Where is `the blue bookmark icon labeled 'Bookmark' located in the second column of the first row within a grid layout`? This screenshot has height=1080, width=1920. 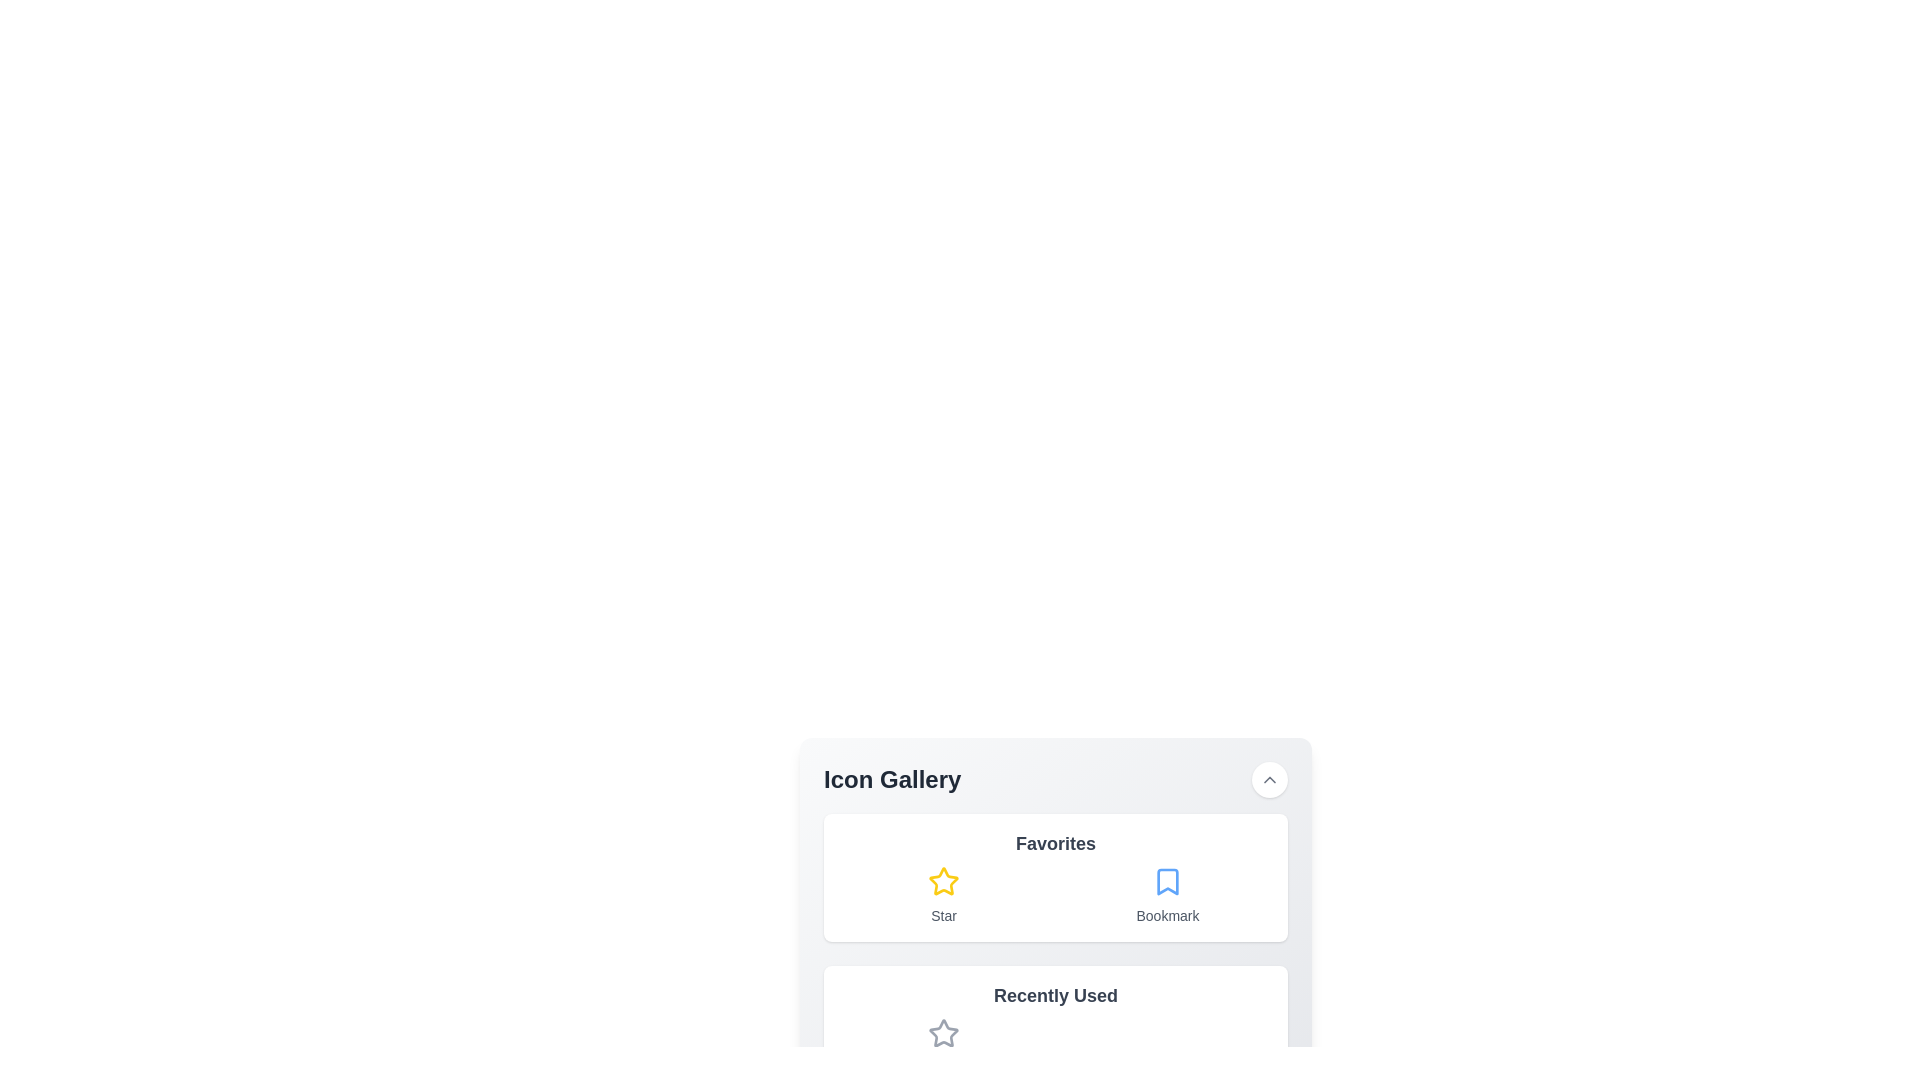 the blue bookmark icon labeled 'Bookmark' located in the second column of the first row within a grid layout is located at coordinates (1167, 894).